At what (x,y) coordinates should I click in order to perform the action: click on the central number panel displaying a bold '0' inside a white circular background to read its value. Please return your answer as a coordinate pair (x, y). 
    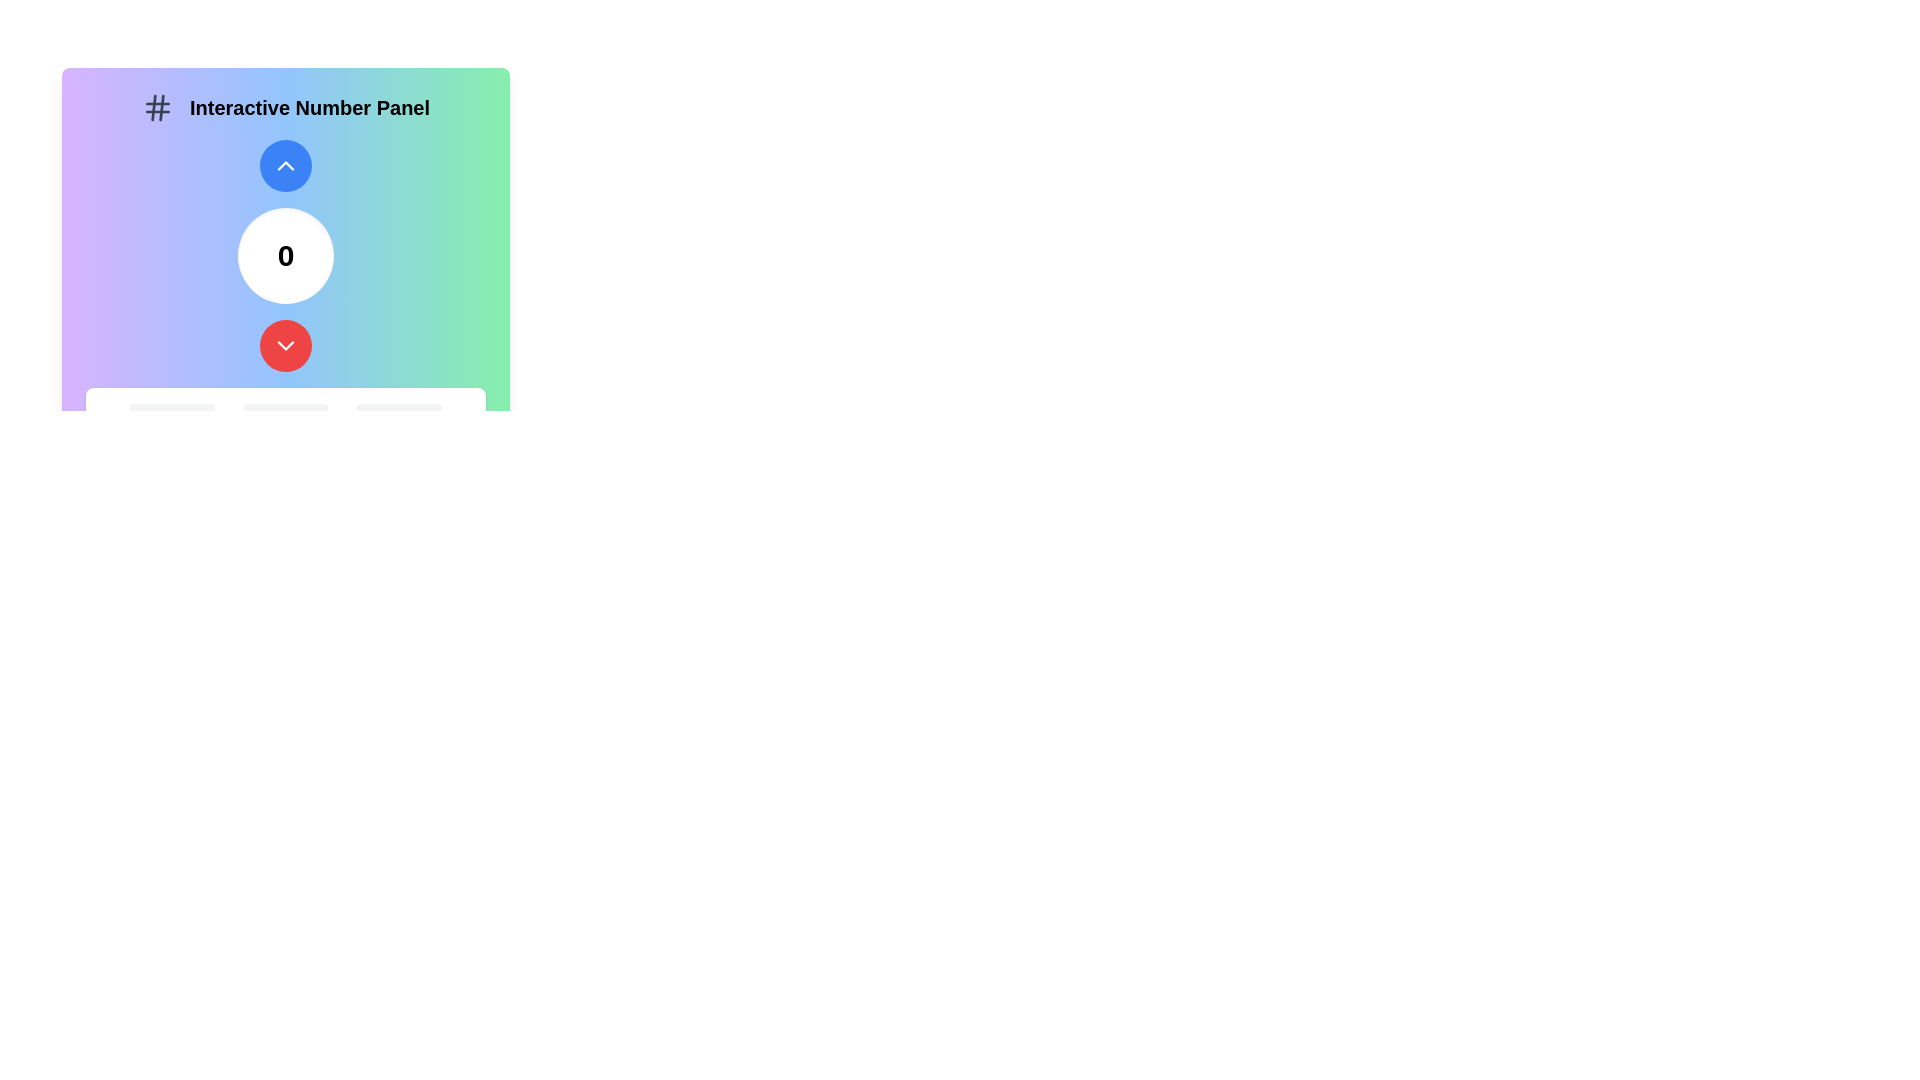
    Looking at the image, I should click on (285, 254).